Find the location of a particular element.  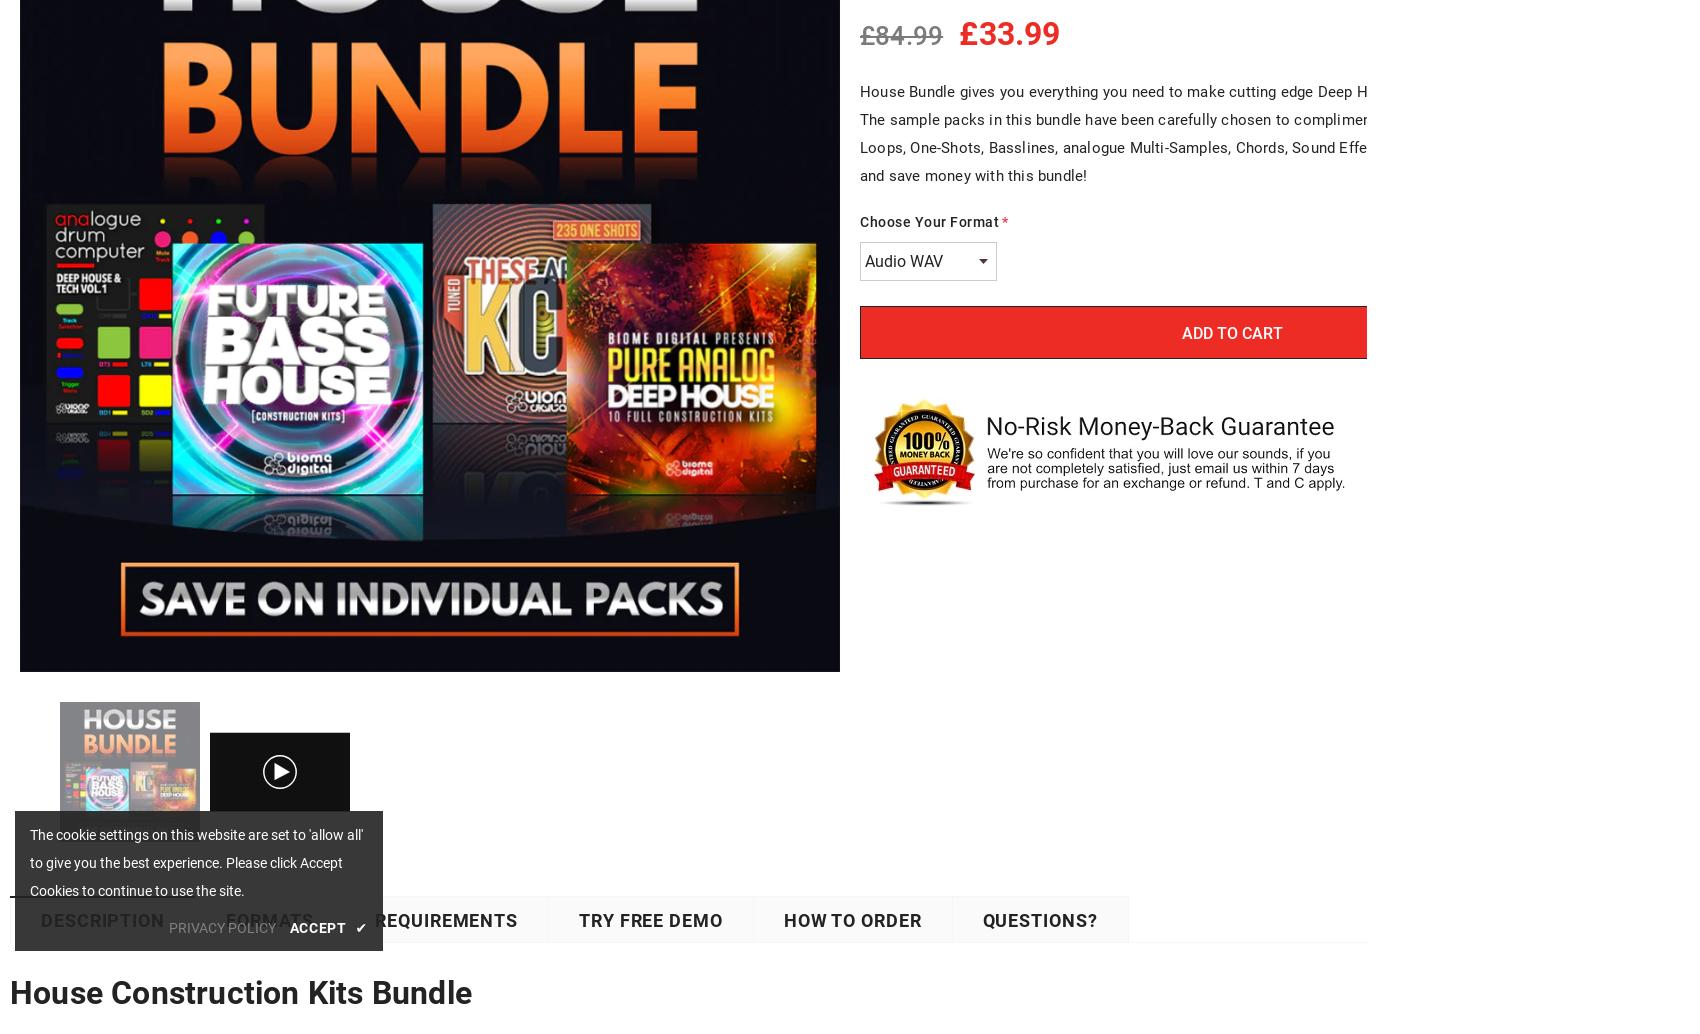

'£33.99' is located at coordinates (1008, 34).